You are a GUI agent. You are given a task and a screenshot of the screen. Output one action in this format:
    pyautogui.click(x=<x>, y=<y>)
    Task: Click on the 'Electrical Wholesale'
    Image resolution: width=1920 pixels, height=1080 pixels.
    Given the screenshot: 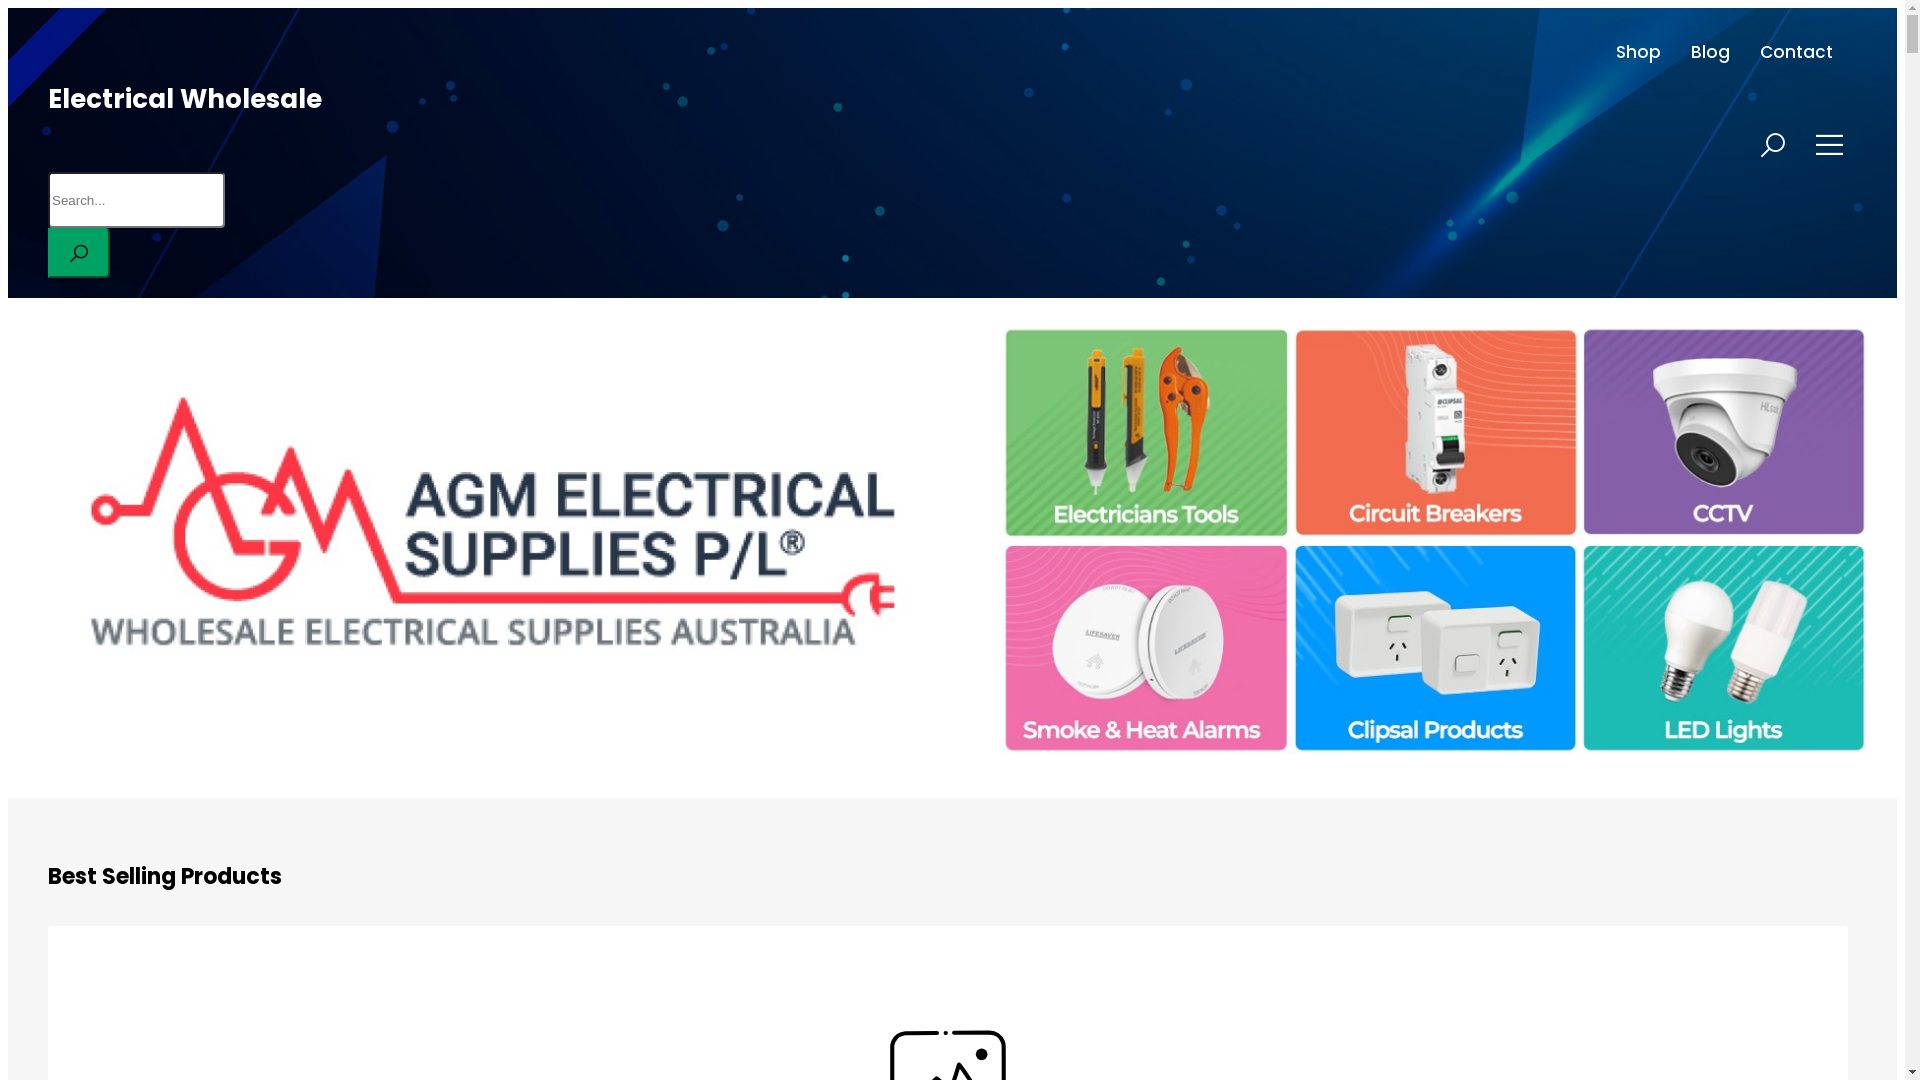 What is the action you would take?
    pyautogui.click(x=185, y=99)
    